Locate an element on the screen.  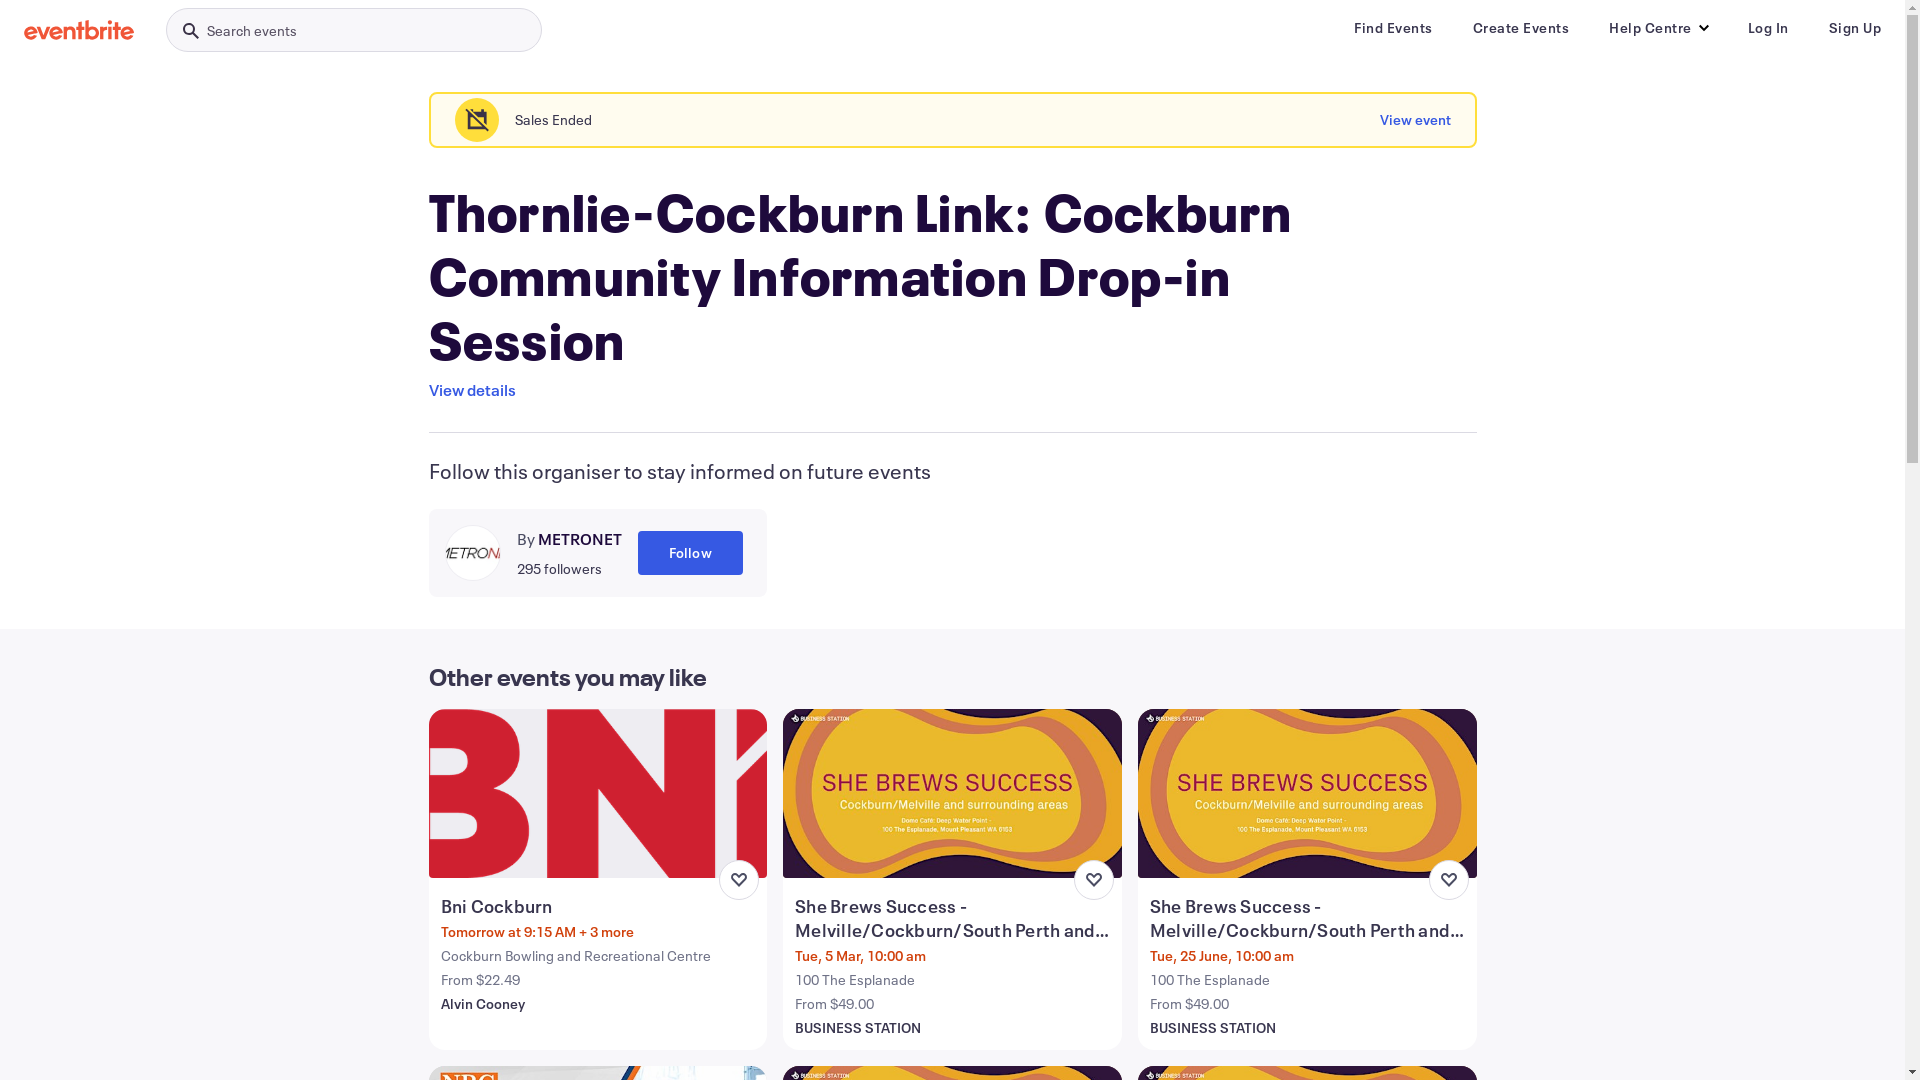
'Find Events' is located at coordinates (1392, 27).